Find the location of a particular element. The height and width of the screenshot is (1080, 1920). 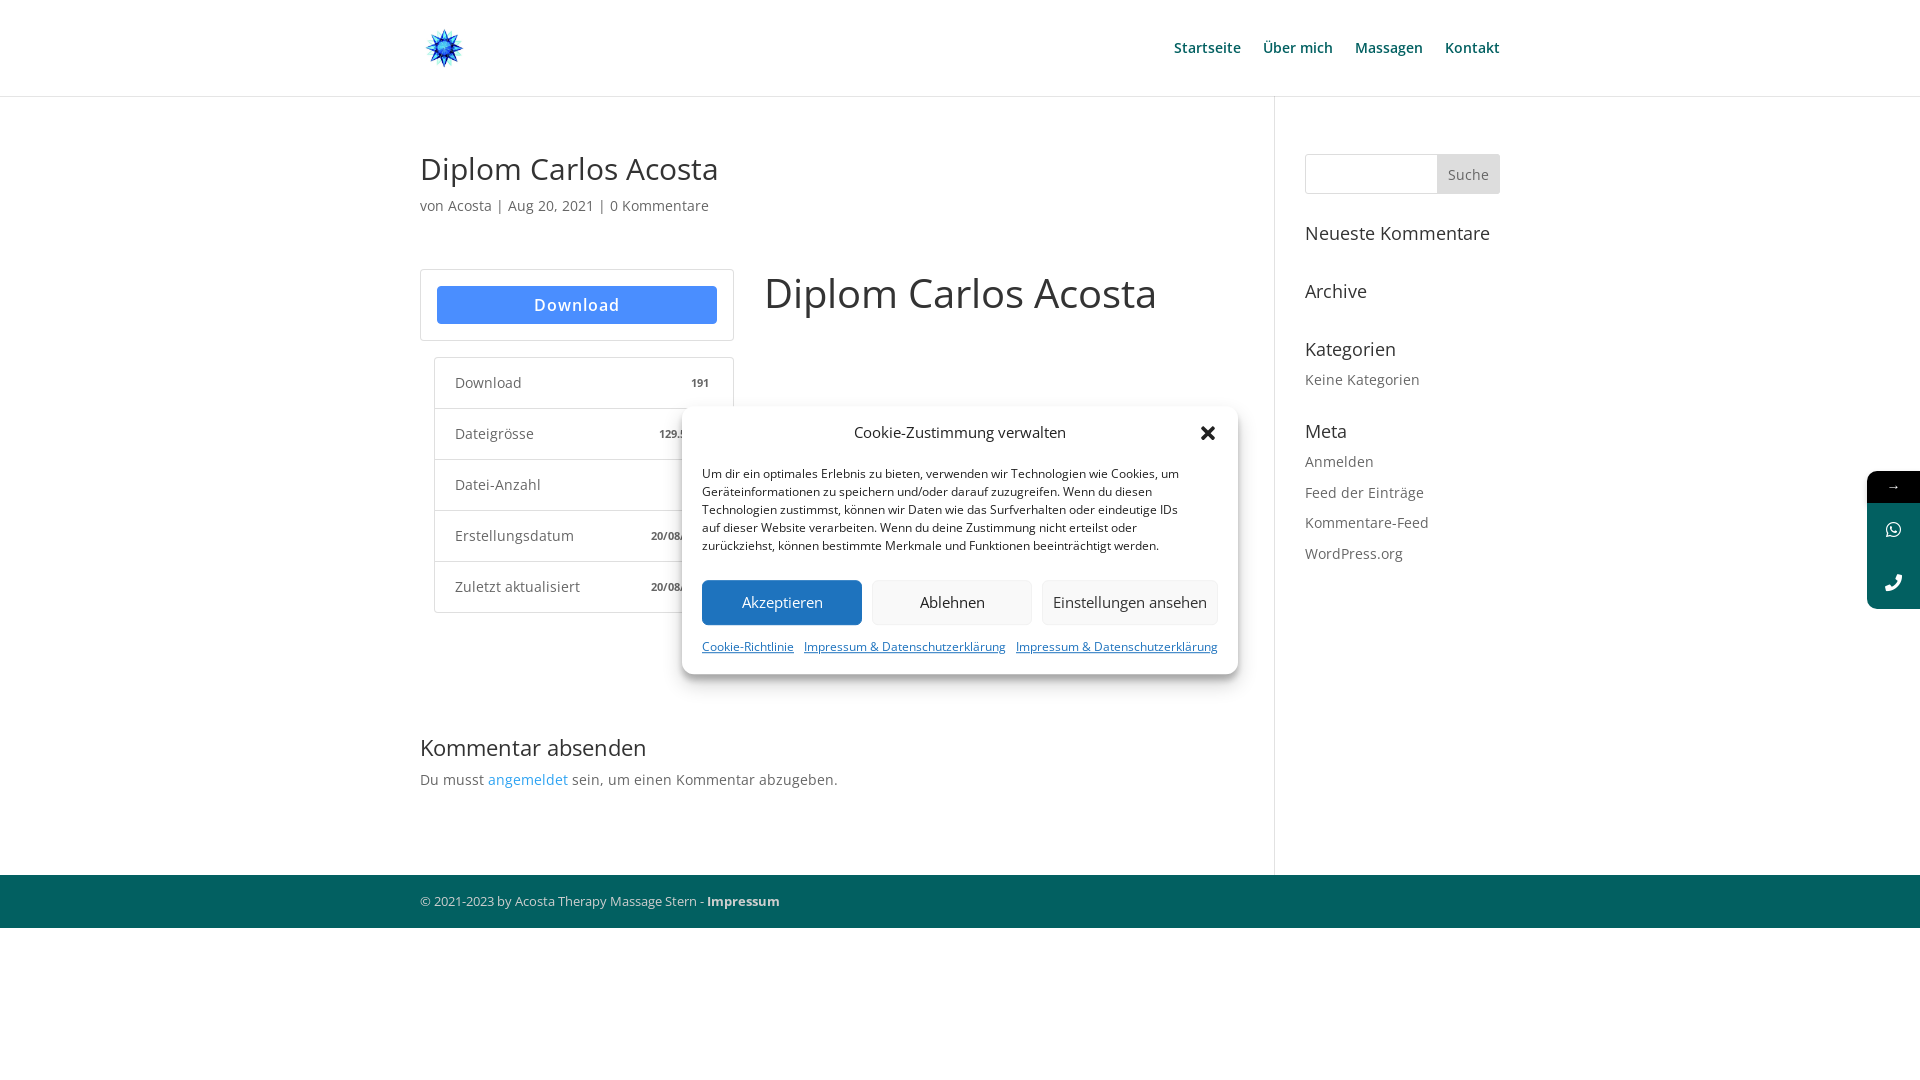

'Akzeptieren' is located at coordinates (781, 601).